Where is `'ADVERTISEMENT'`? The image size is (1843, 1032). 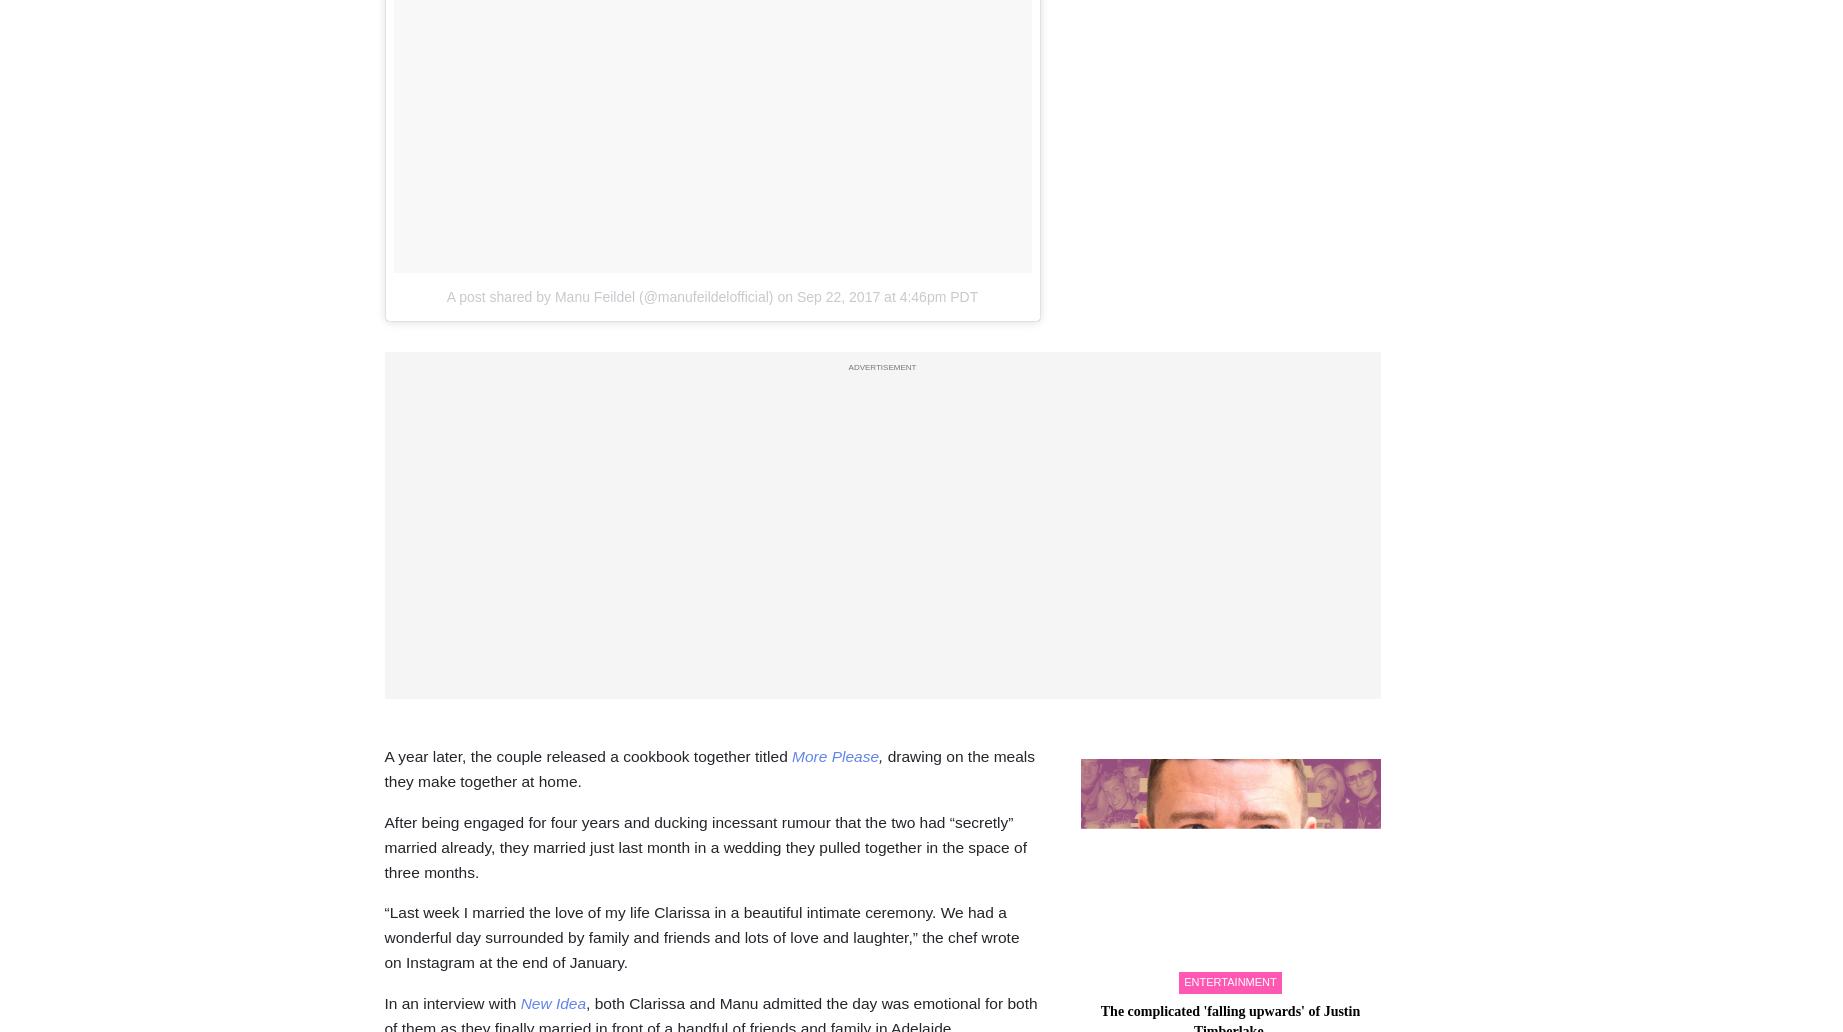 'ADVERTISEMENT' is located at coordinates (882, 366).